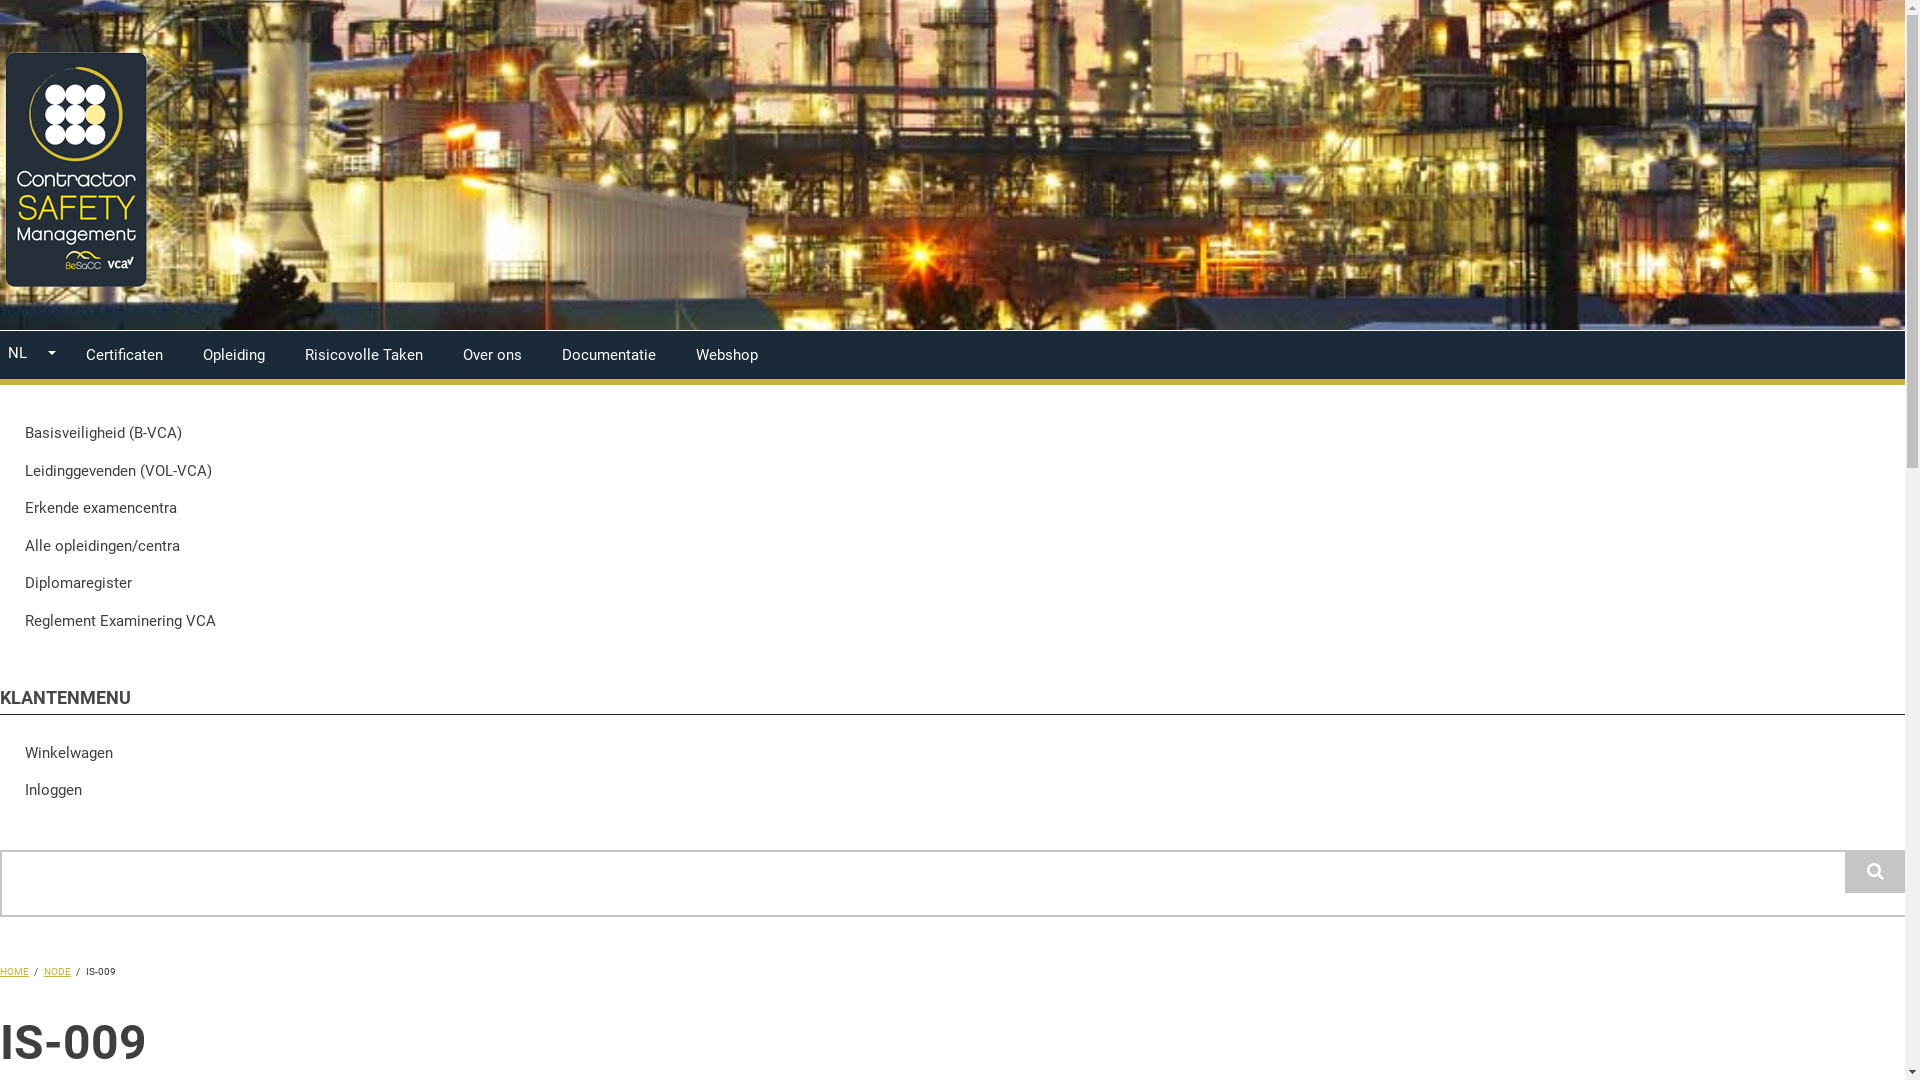 This screenshot has height=1080, width=1920. What do you see at coordinates (0, 433) in the screenshot?
I see `'Basisveiligheid (B-VCA)'` at bounding box center [0, 433].